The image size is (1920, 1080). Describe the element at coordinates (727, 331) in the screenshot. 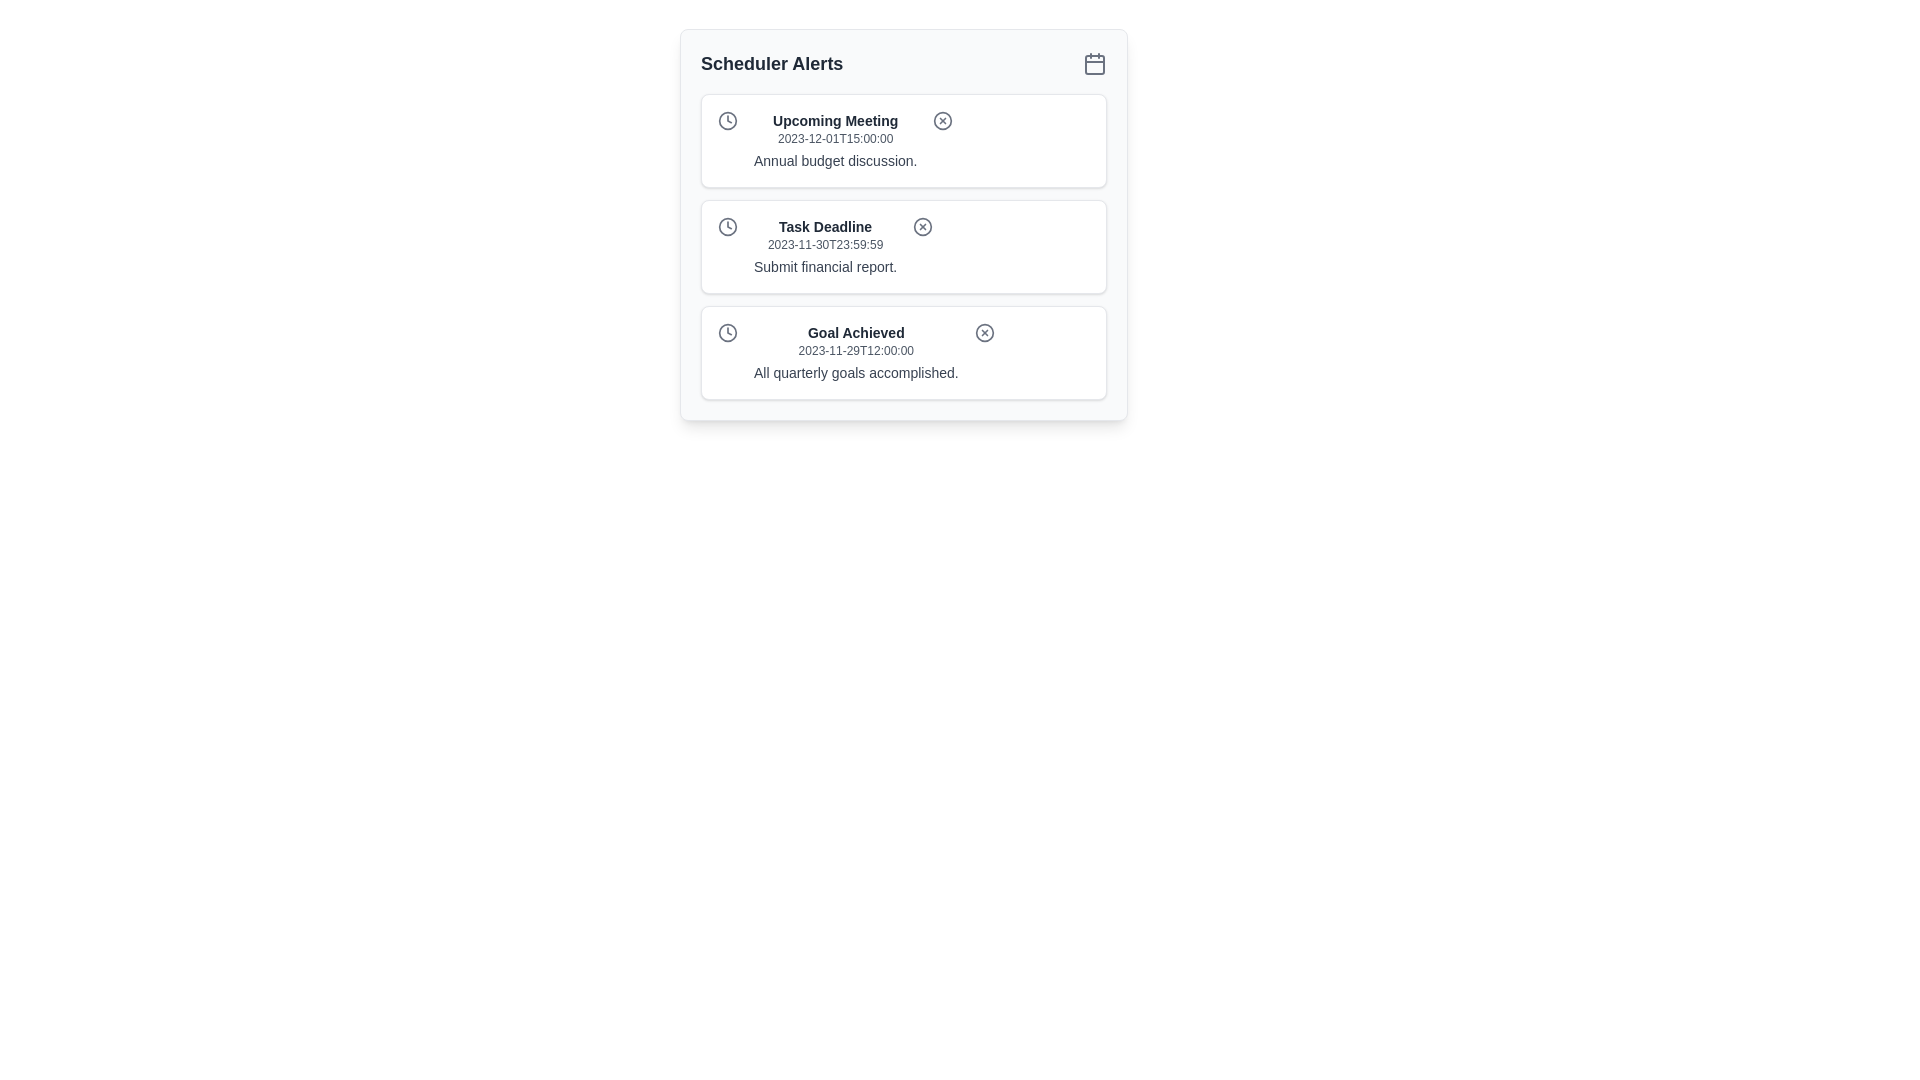

I see `the significance of the time or schedule icon located within the 'Goal Achieved' notification box at the bottom of the 'Scheduler Alerts' card, positioned to the left of the text content` at that location.